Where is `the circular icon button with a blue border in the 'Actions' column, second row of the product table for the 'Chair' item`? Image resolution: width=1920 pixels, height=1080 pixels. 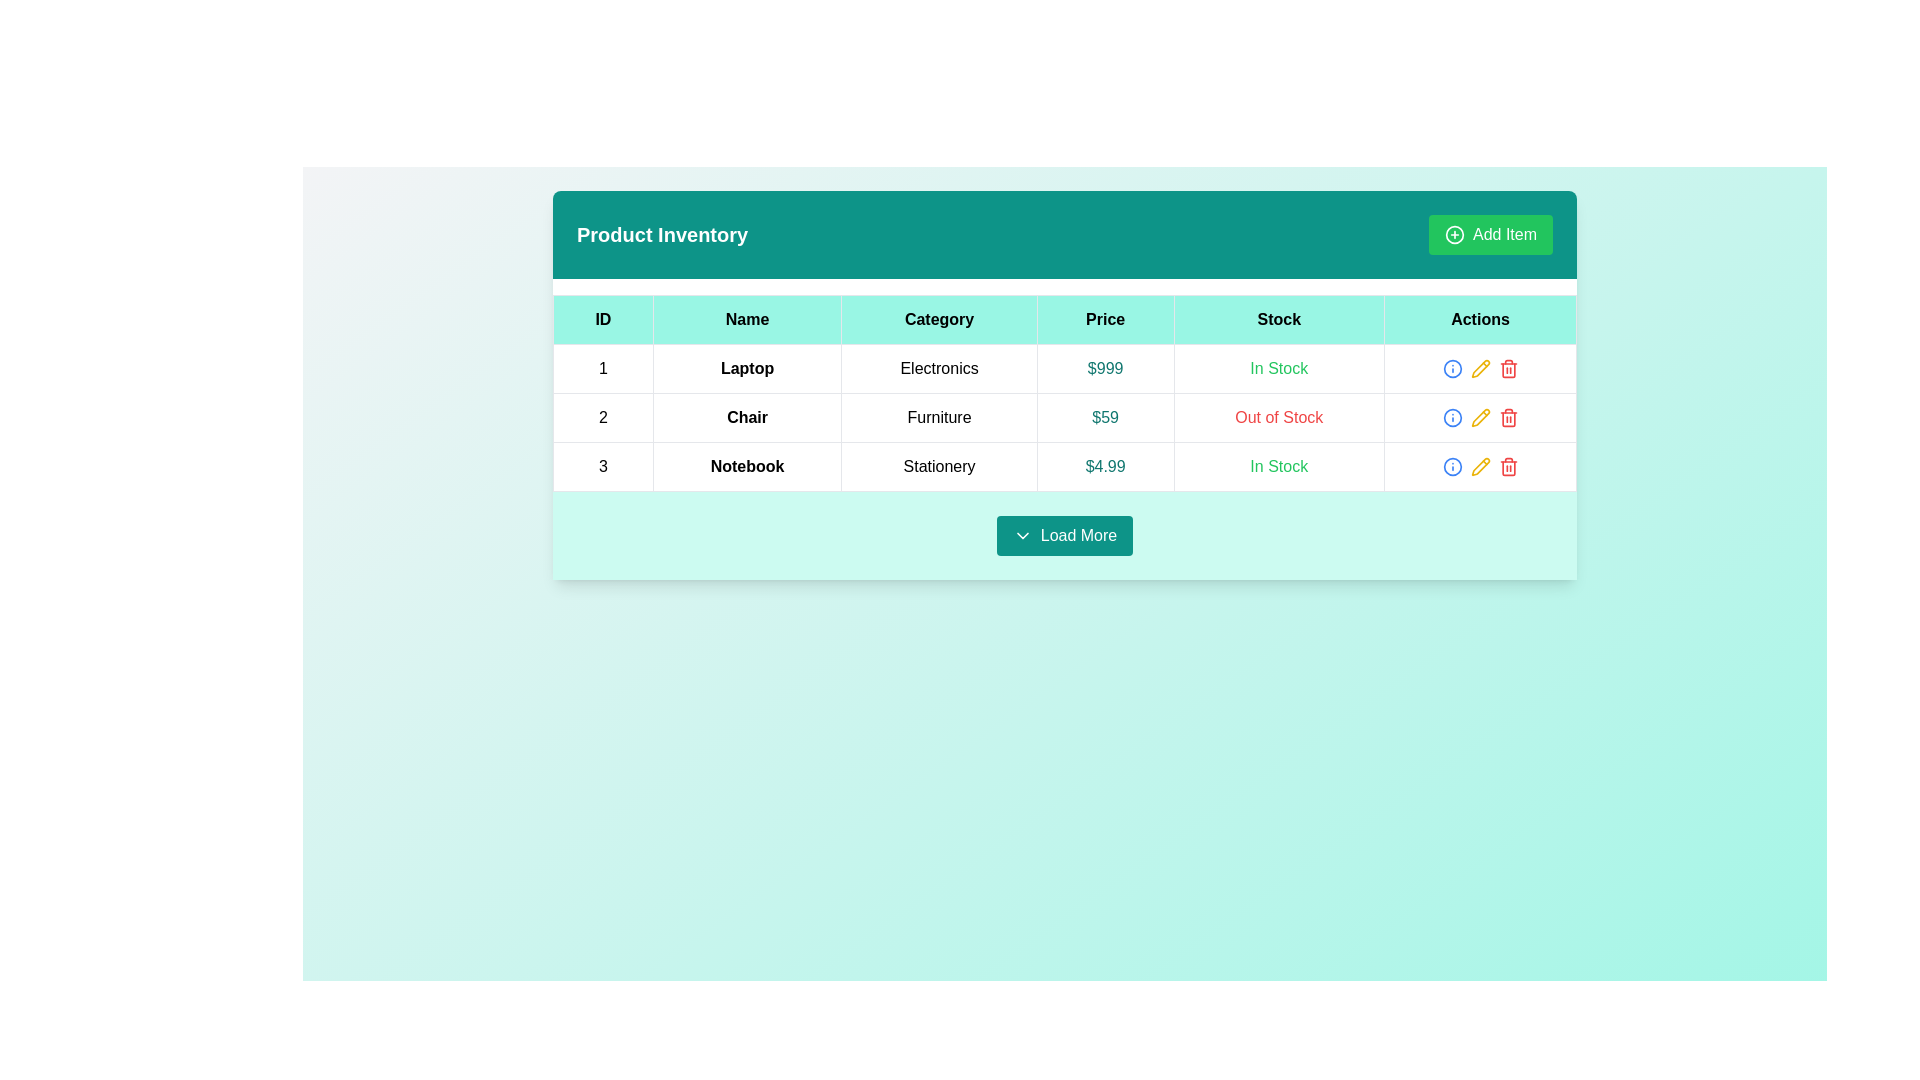
the circular icon button with a blue border in the 'Actions' column, second row of the product table for the 'Chair' item is located at coordinates (1452, 416).